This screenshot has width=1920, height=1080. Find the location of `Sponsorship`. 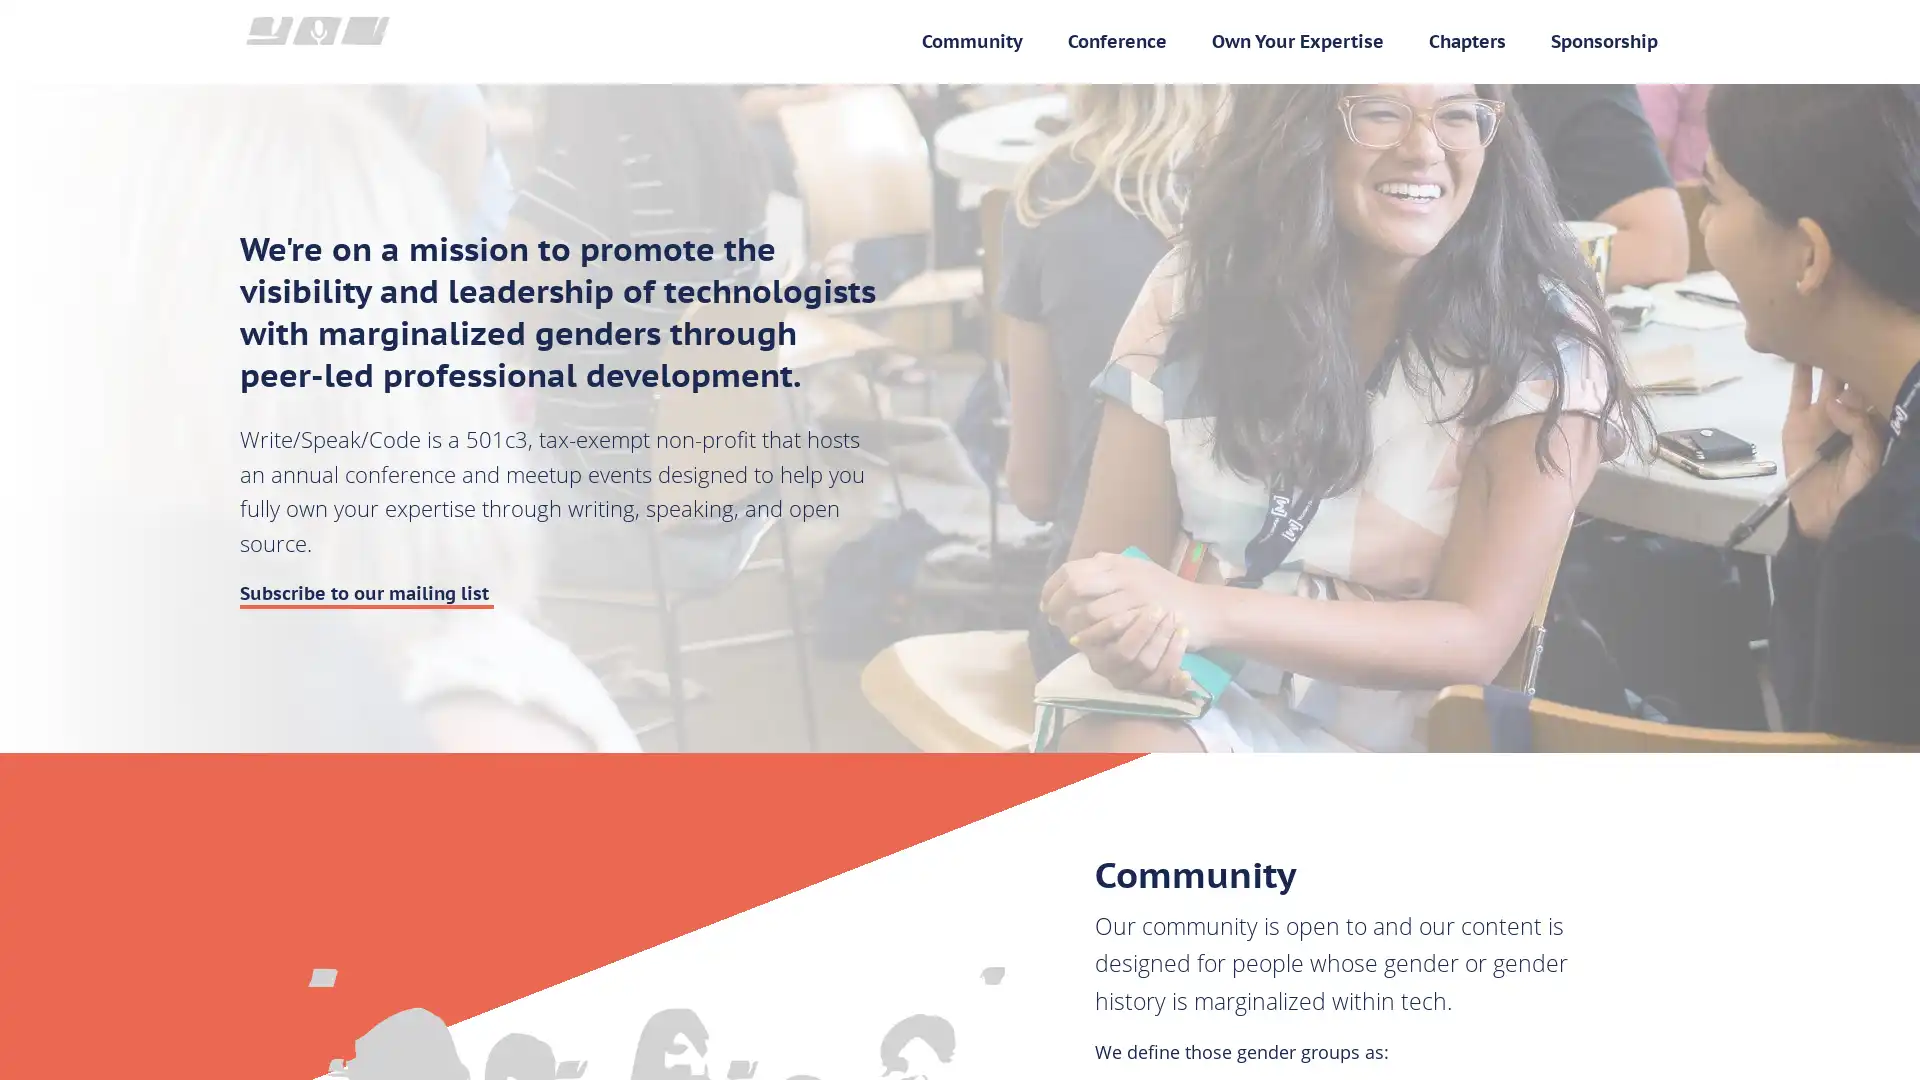

Sponsorship is located at coordinates (1603, 41).